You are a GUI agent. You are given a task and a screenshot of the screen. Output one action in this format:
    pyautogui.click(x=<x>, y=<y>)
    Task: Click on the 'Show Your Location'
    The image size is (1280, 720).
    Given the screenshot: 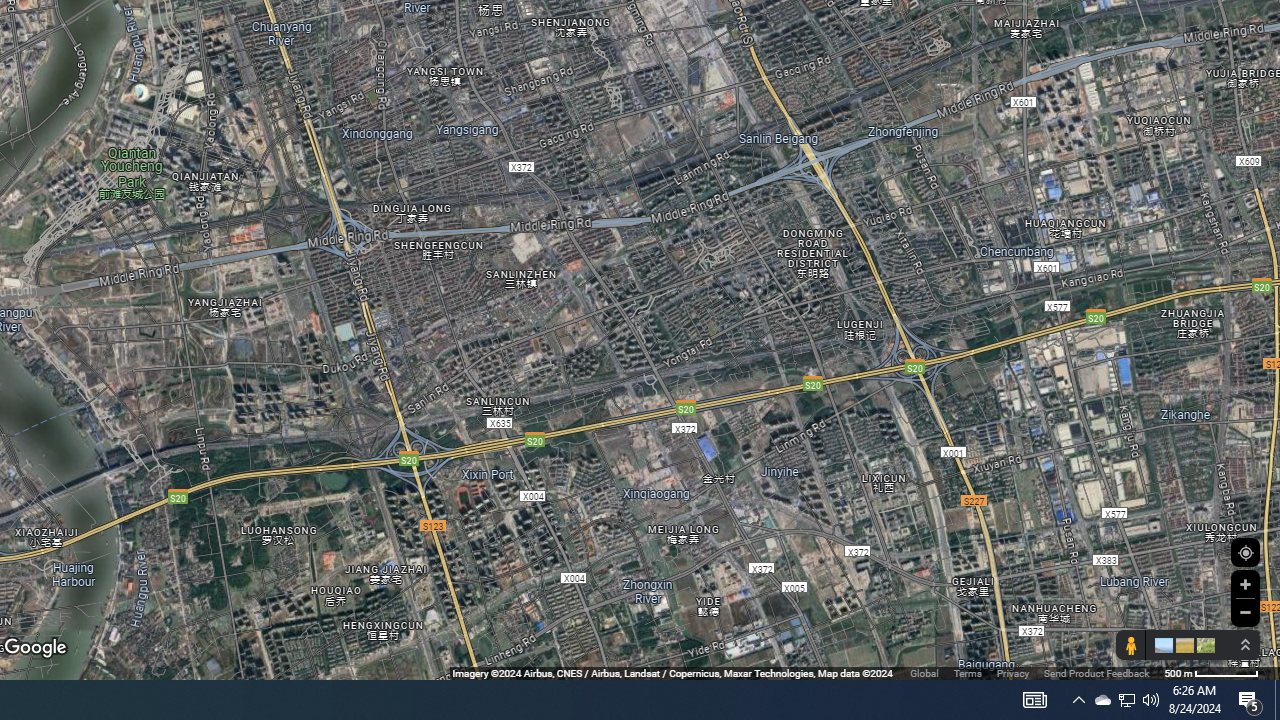 What is the action you would take?
    pyautogui.click(x=1244, y=552)
    